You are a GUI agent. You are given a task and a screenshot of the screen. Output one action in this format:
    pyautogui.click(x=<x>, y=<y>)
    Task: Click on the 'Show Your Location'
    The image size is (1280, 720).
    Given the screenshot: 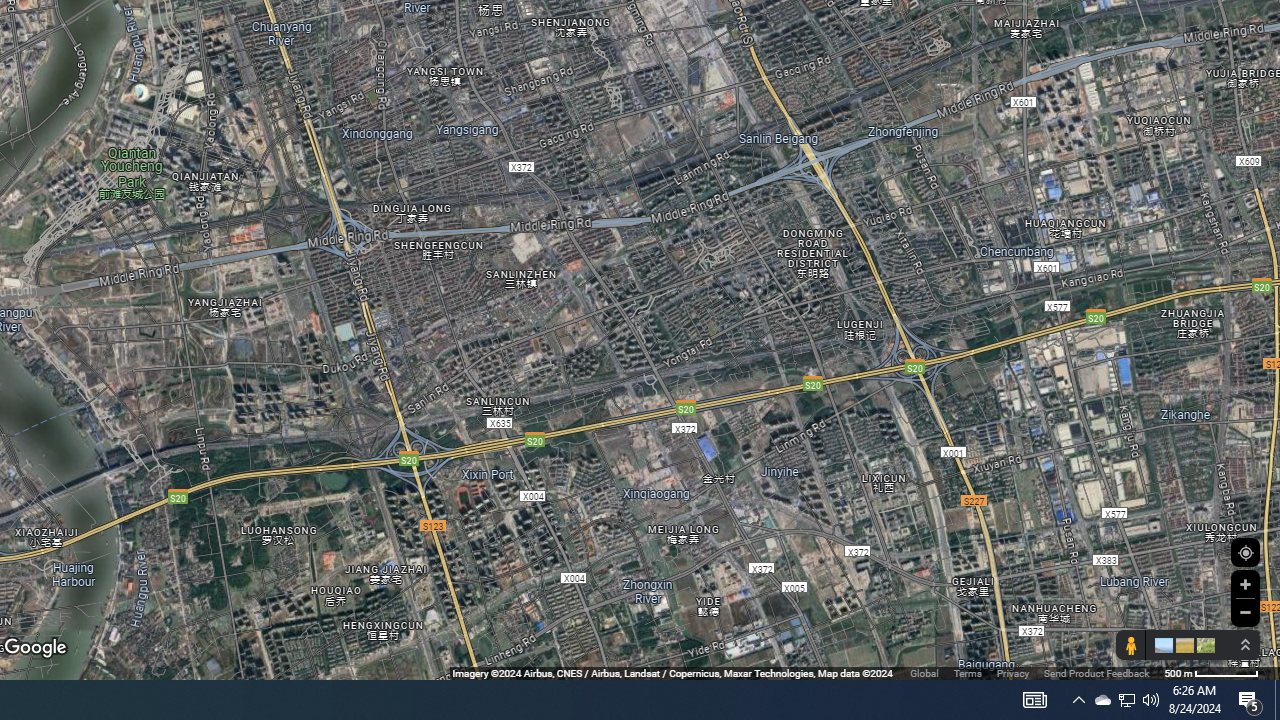 What is the action you would take?
    pyautogui.click(x=1244, y=552)
    